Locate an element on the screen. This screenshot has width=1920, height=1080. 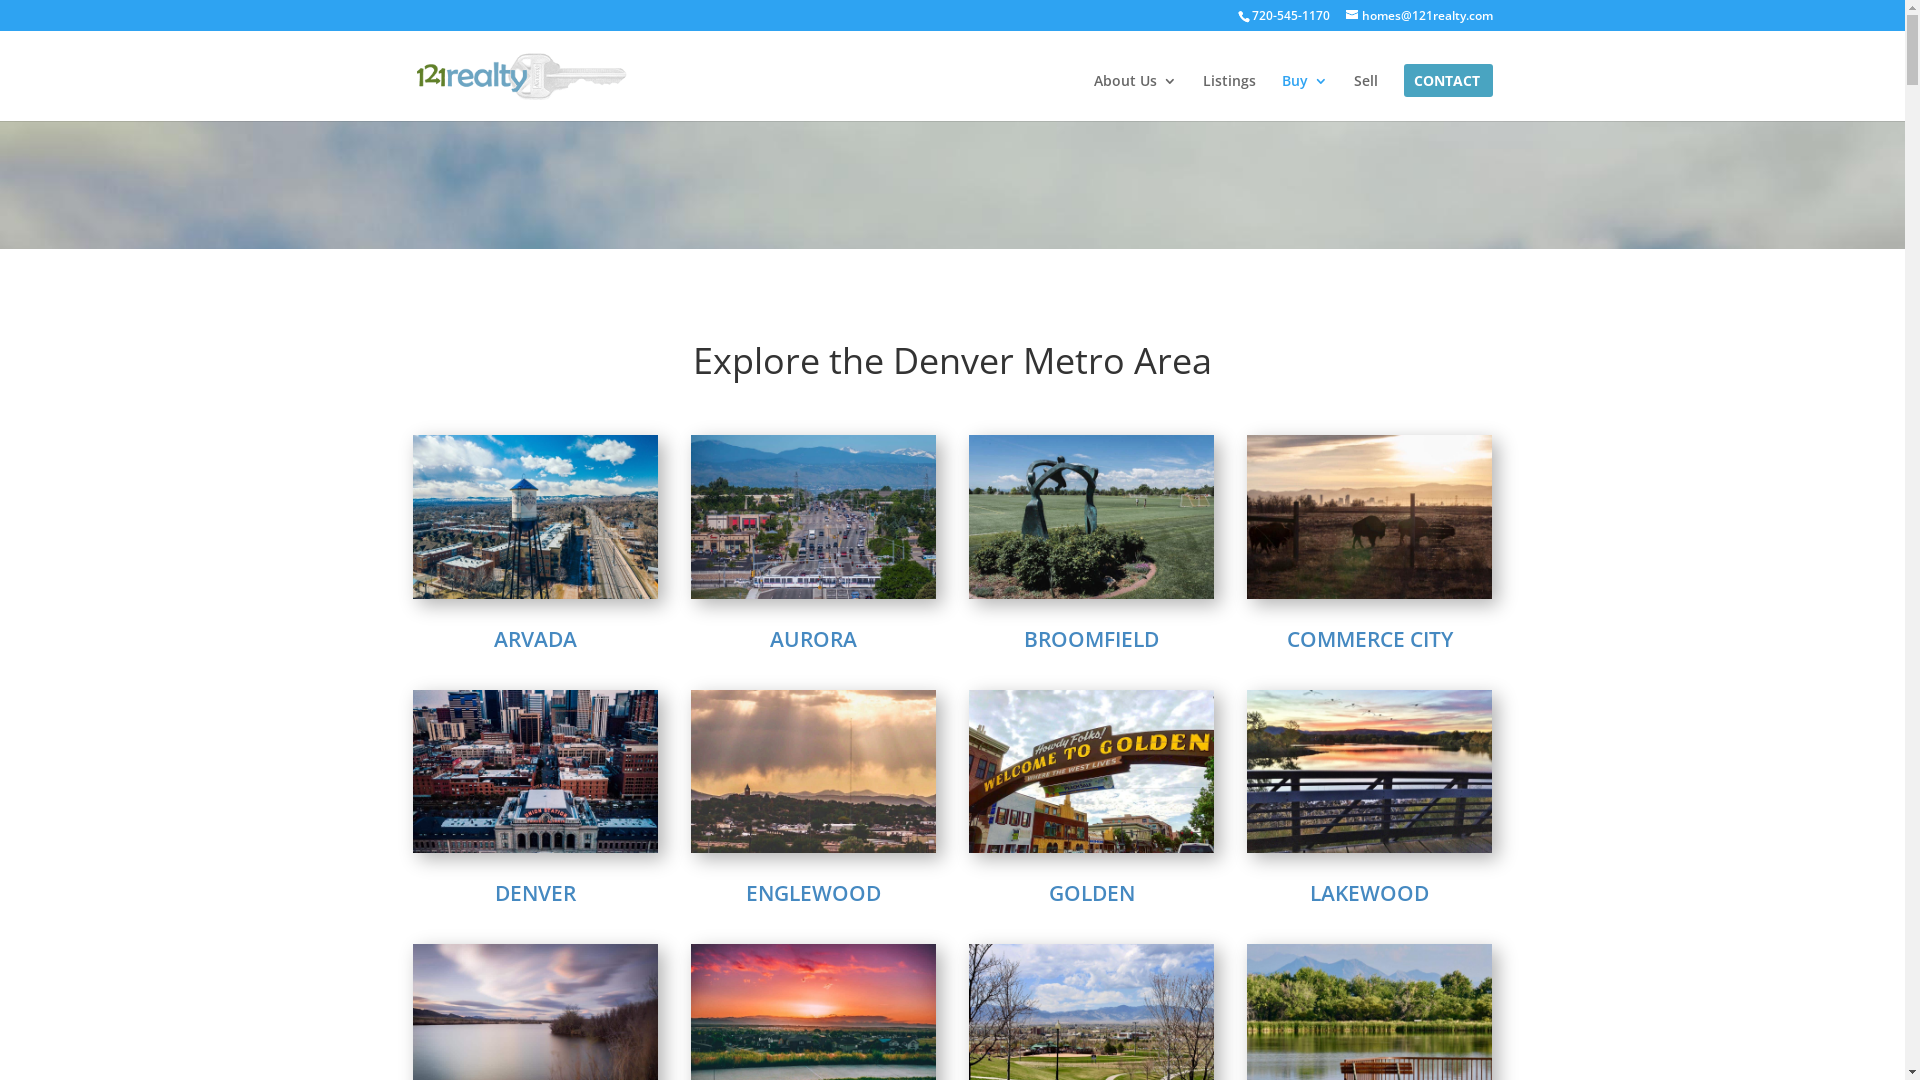
'CONTACT' is located at coordinates (1446, 97).